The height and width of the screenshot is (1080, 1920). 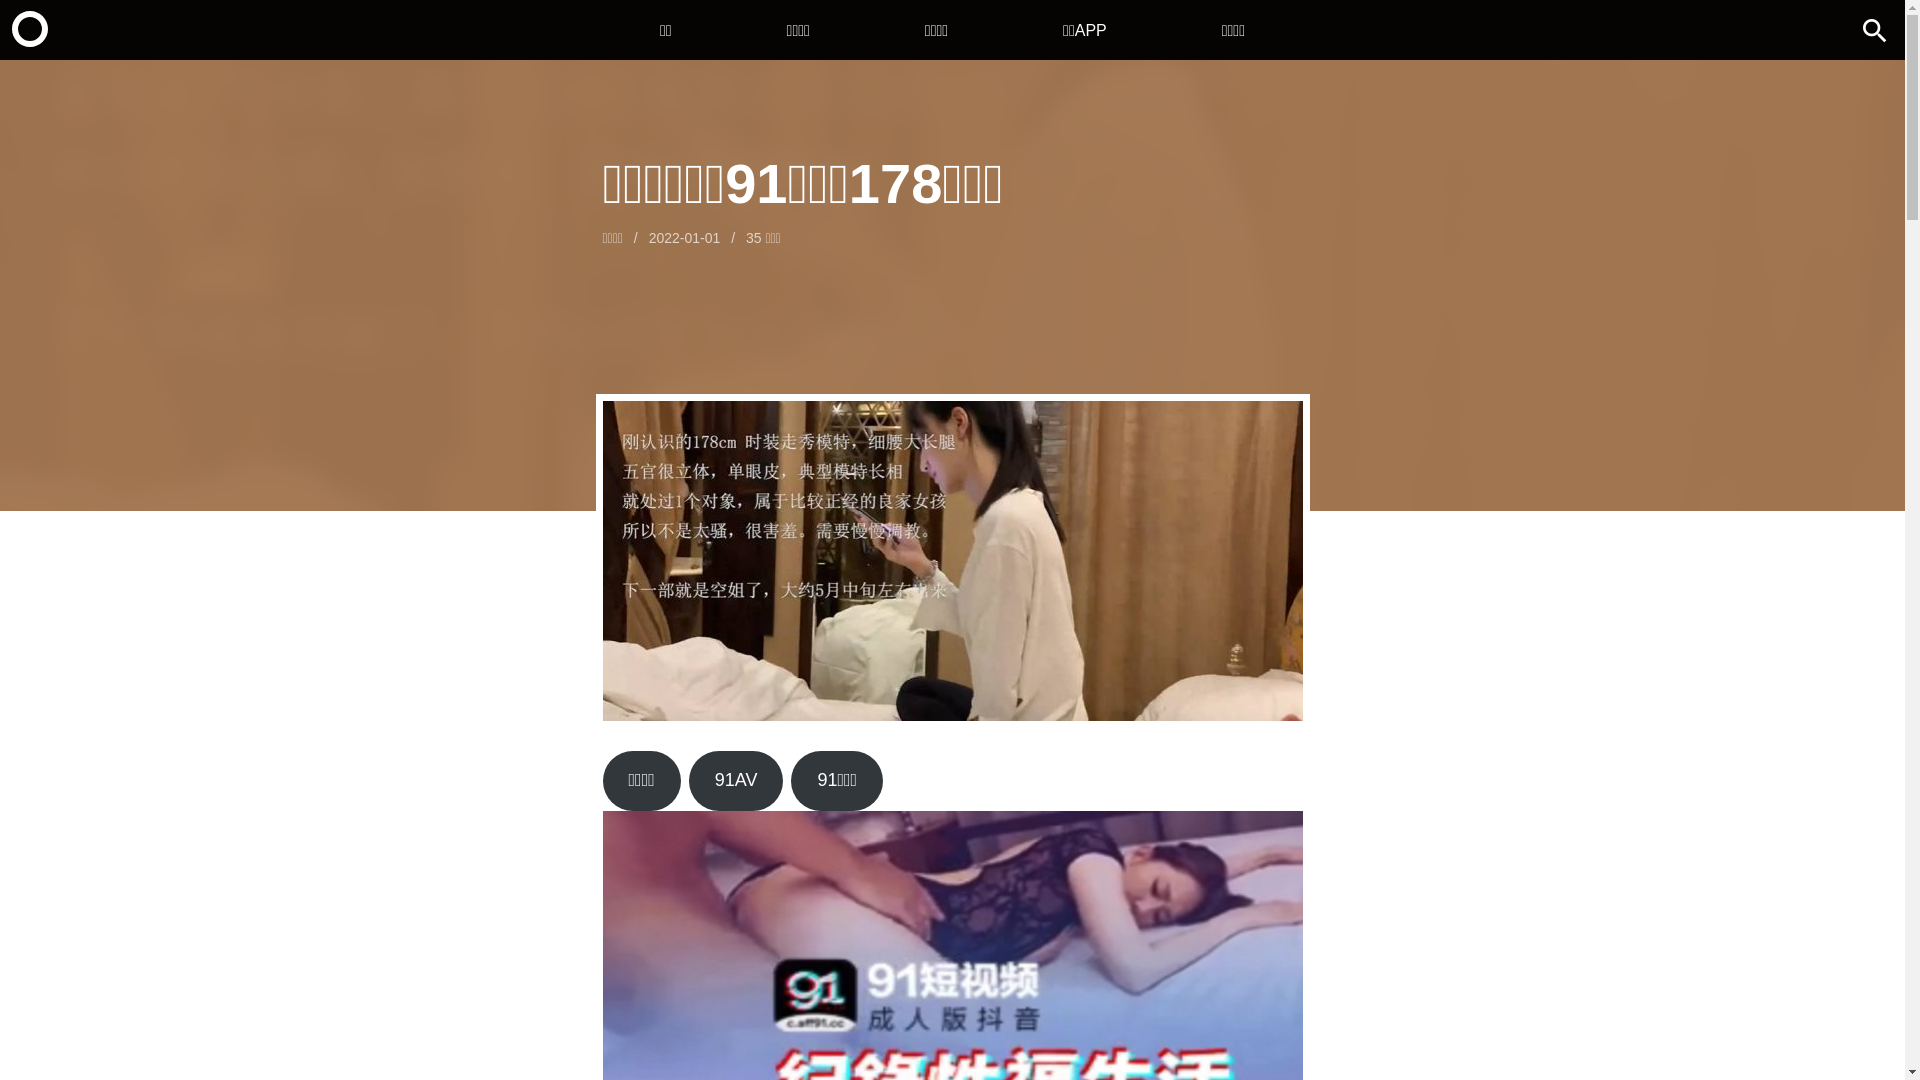 What do you see at coordinates (735, 779) in the screenshot?
I see `'91AV'` at bounding box center [735, 779].